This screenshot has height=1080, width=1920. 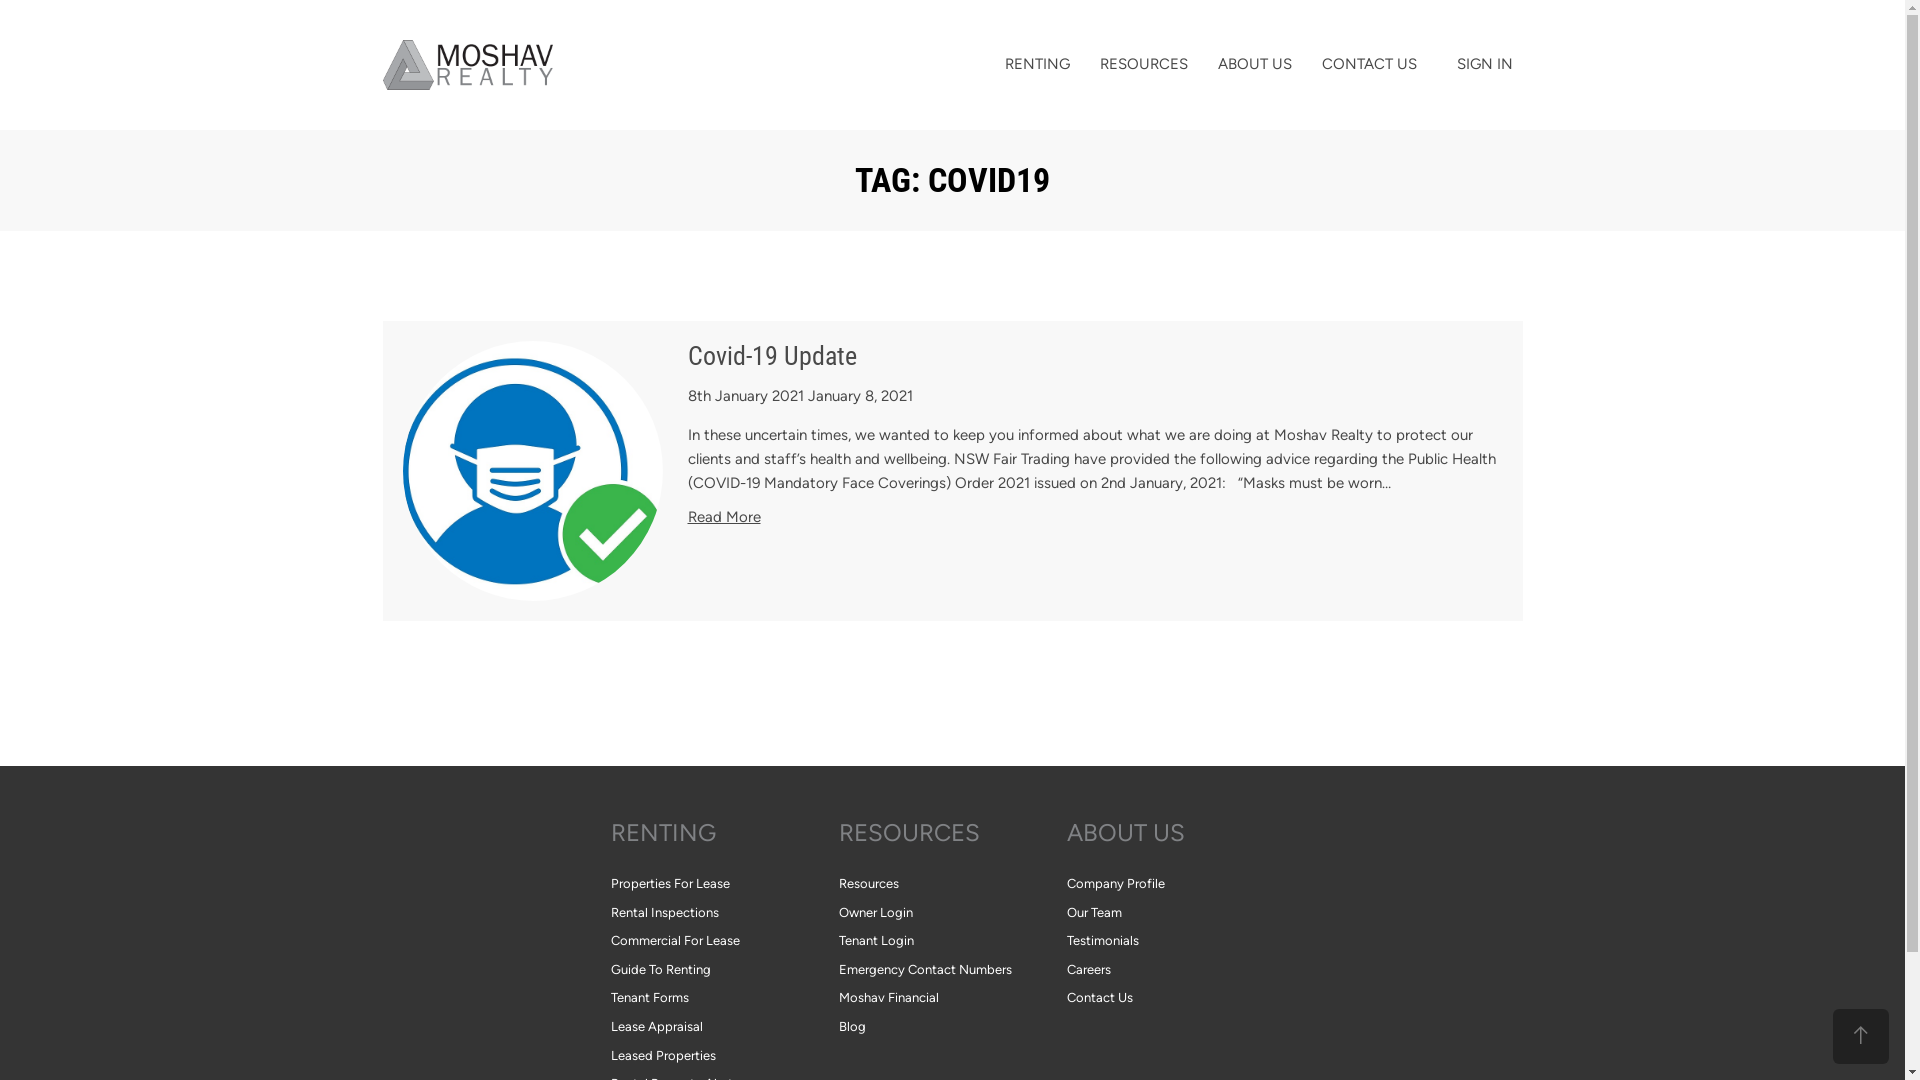 I want to click on 'Read More', so click(x=723, y=515).